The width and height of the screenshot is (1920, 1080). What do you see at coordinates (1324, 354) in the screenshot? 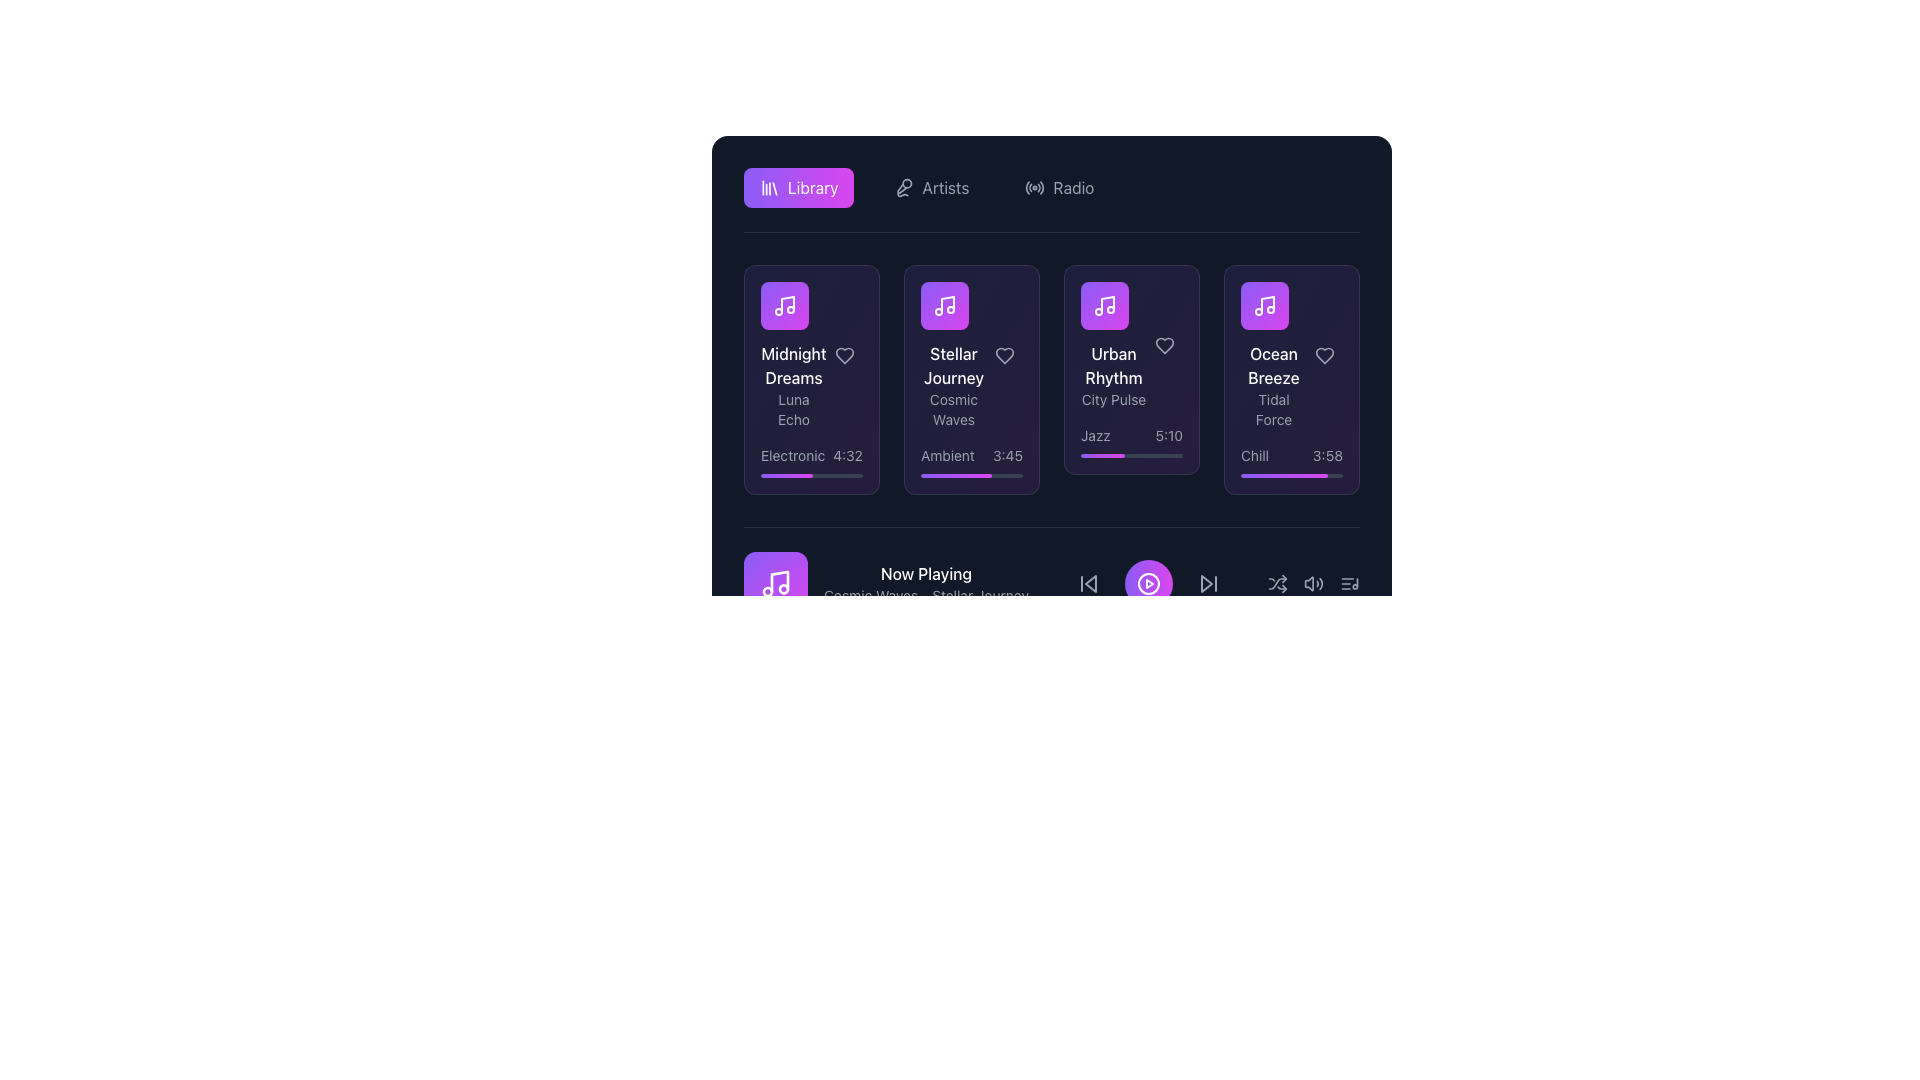
I see `the heart-shaped icon button located in the upper-right corner of the 'Ocean Breeze' card to favorite the item` at bounding box center [1324, 354].